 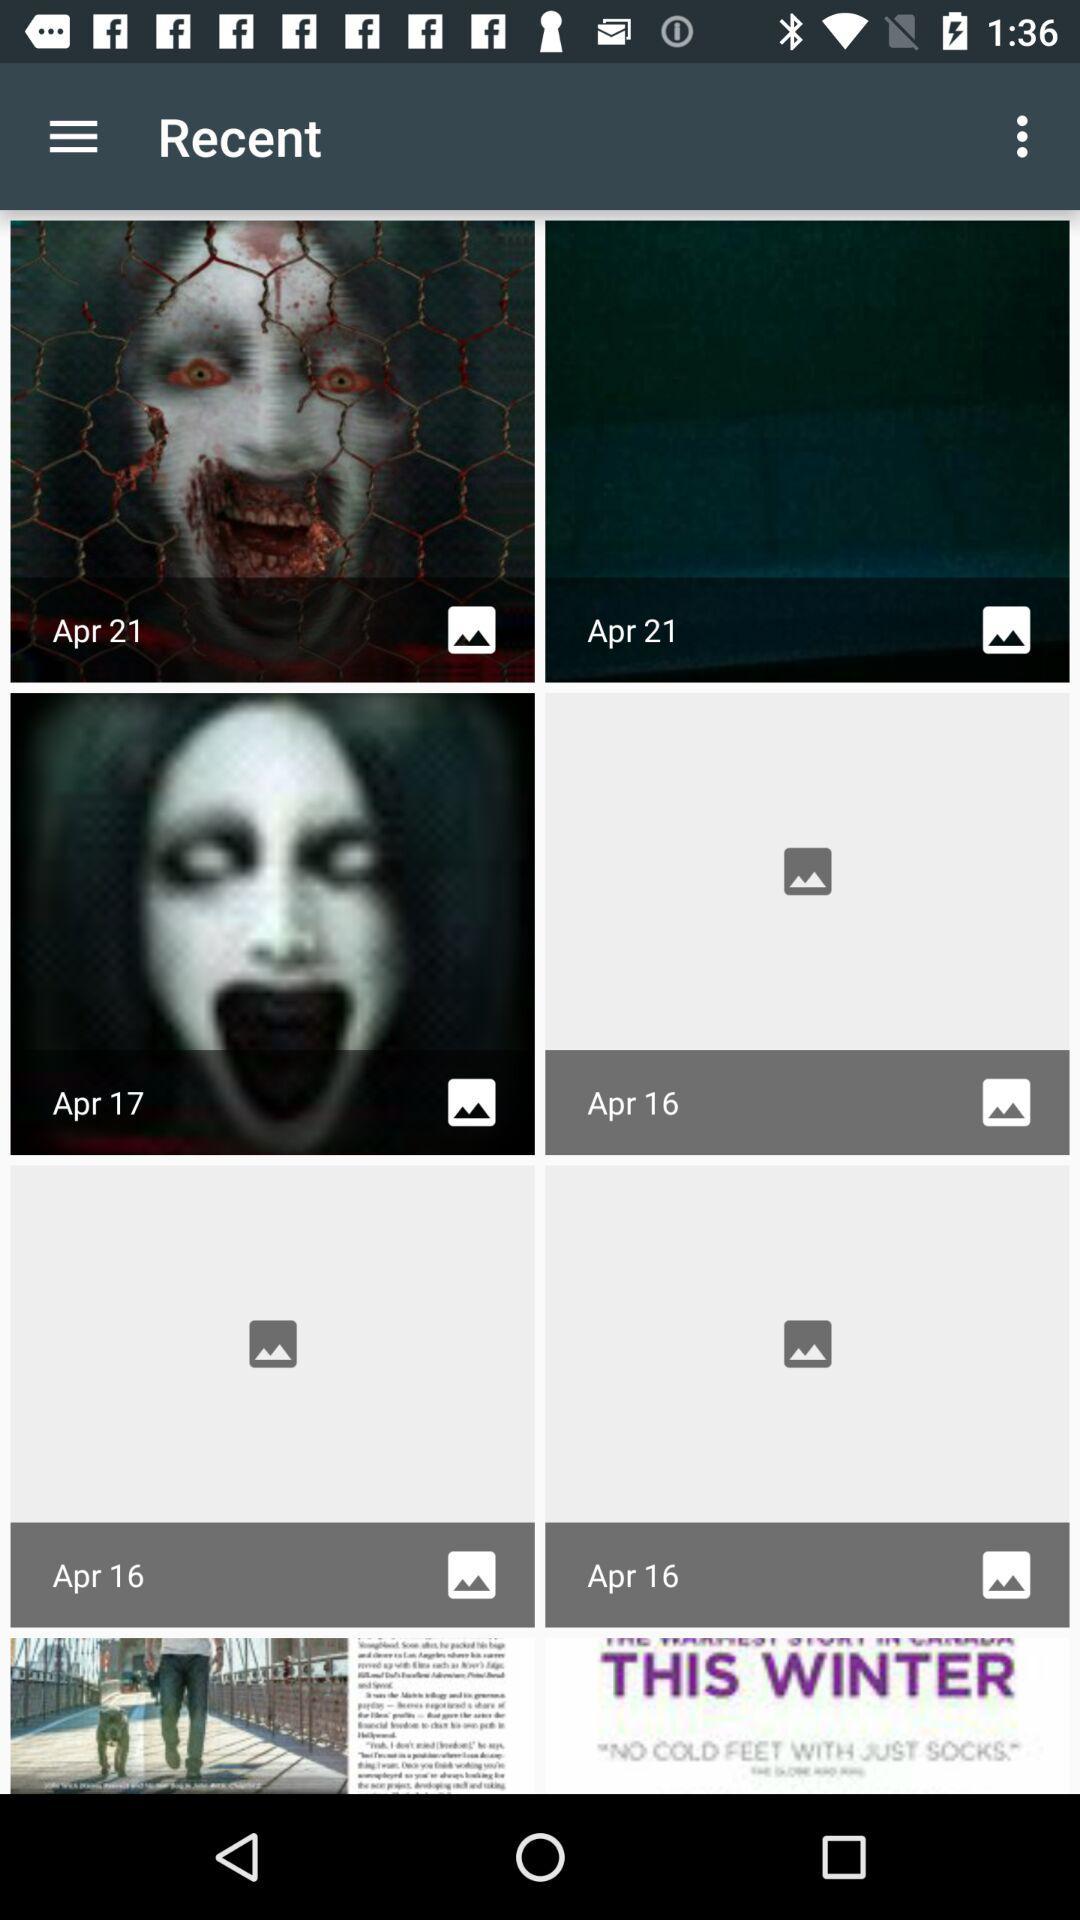 I want to click on the app next to the recent app, so click(x=1027, y=135).